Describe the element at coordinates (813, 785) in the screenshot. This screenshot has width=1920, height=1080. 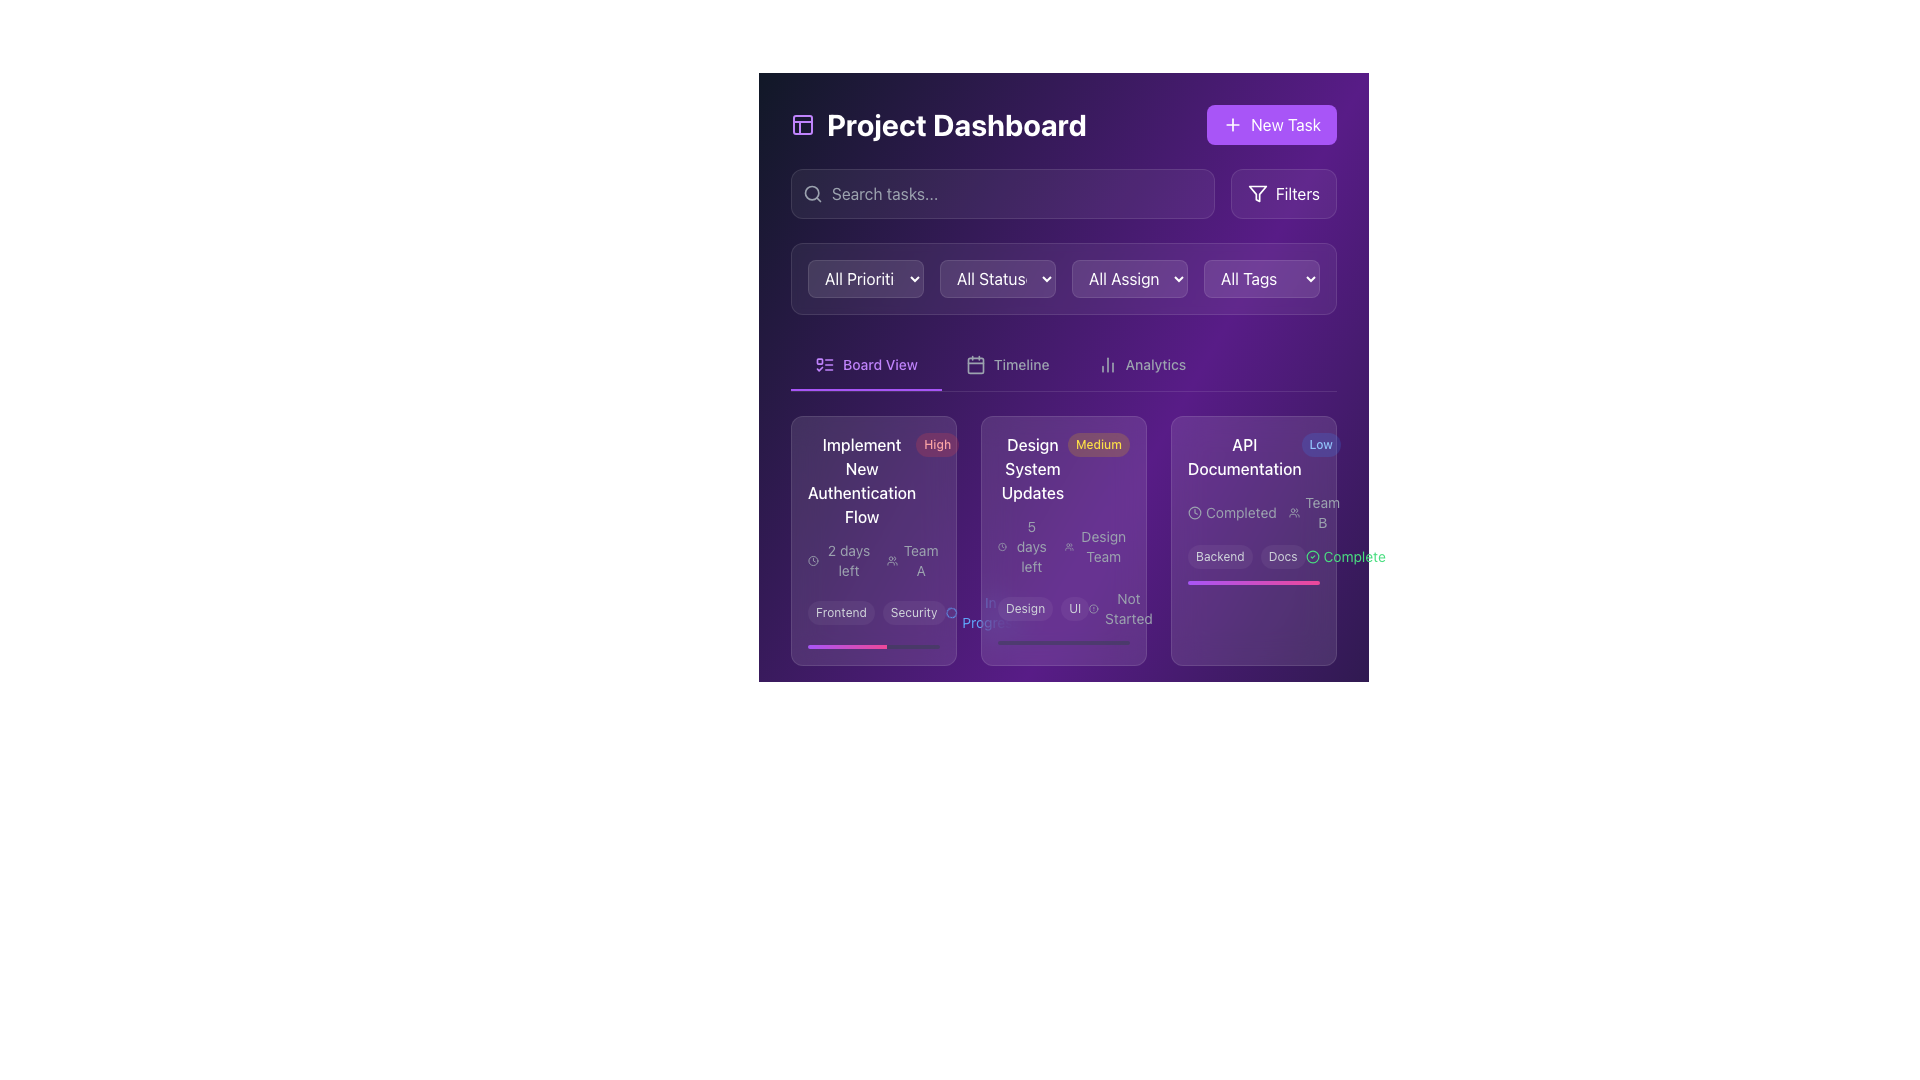
I see `the decorative circle element that is part of the clock design within the dashboard interface` at that location.